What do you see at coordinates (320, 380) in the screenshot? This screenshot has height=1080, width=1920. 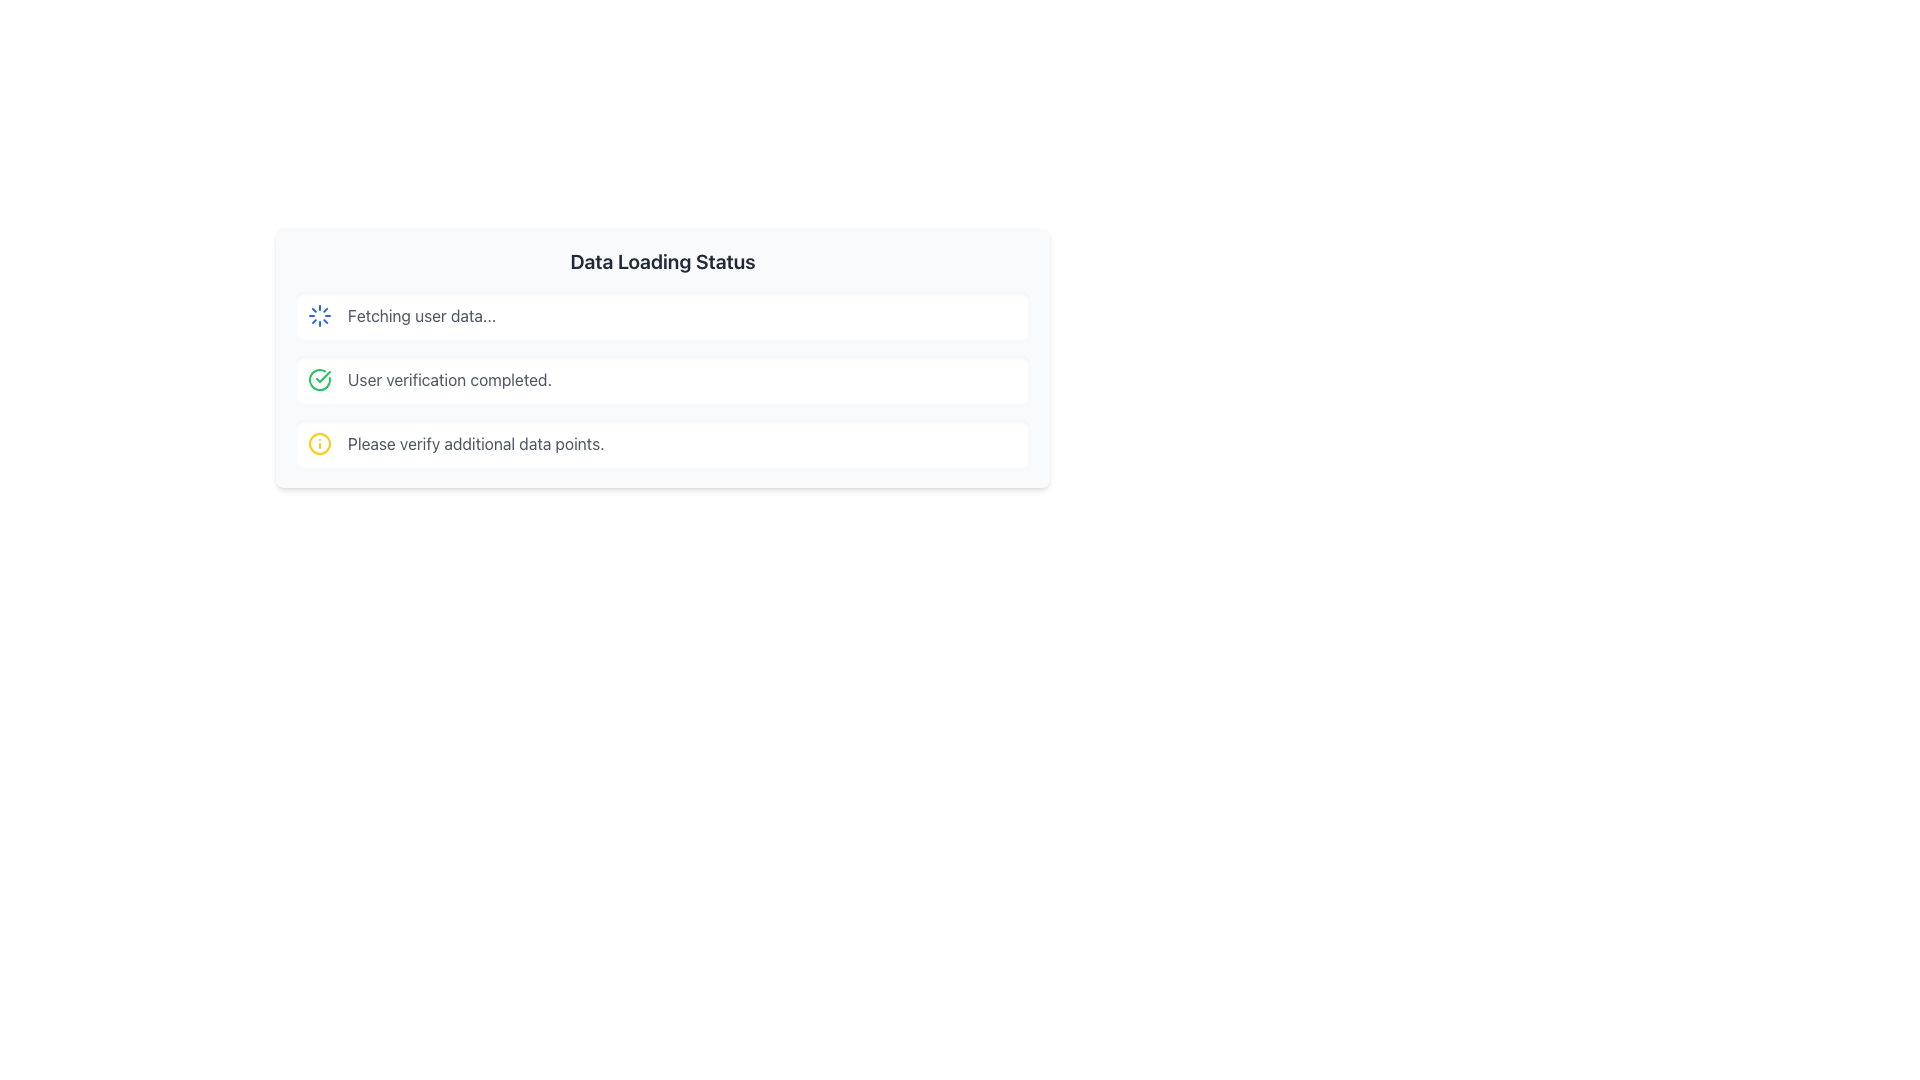 I see `the checkmark icon within a green circle that indicates a completed status, located next to the text 'User verification completed.'` at bounding box center [320, 380].